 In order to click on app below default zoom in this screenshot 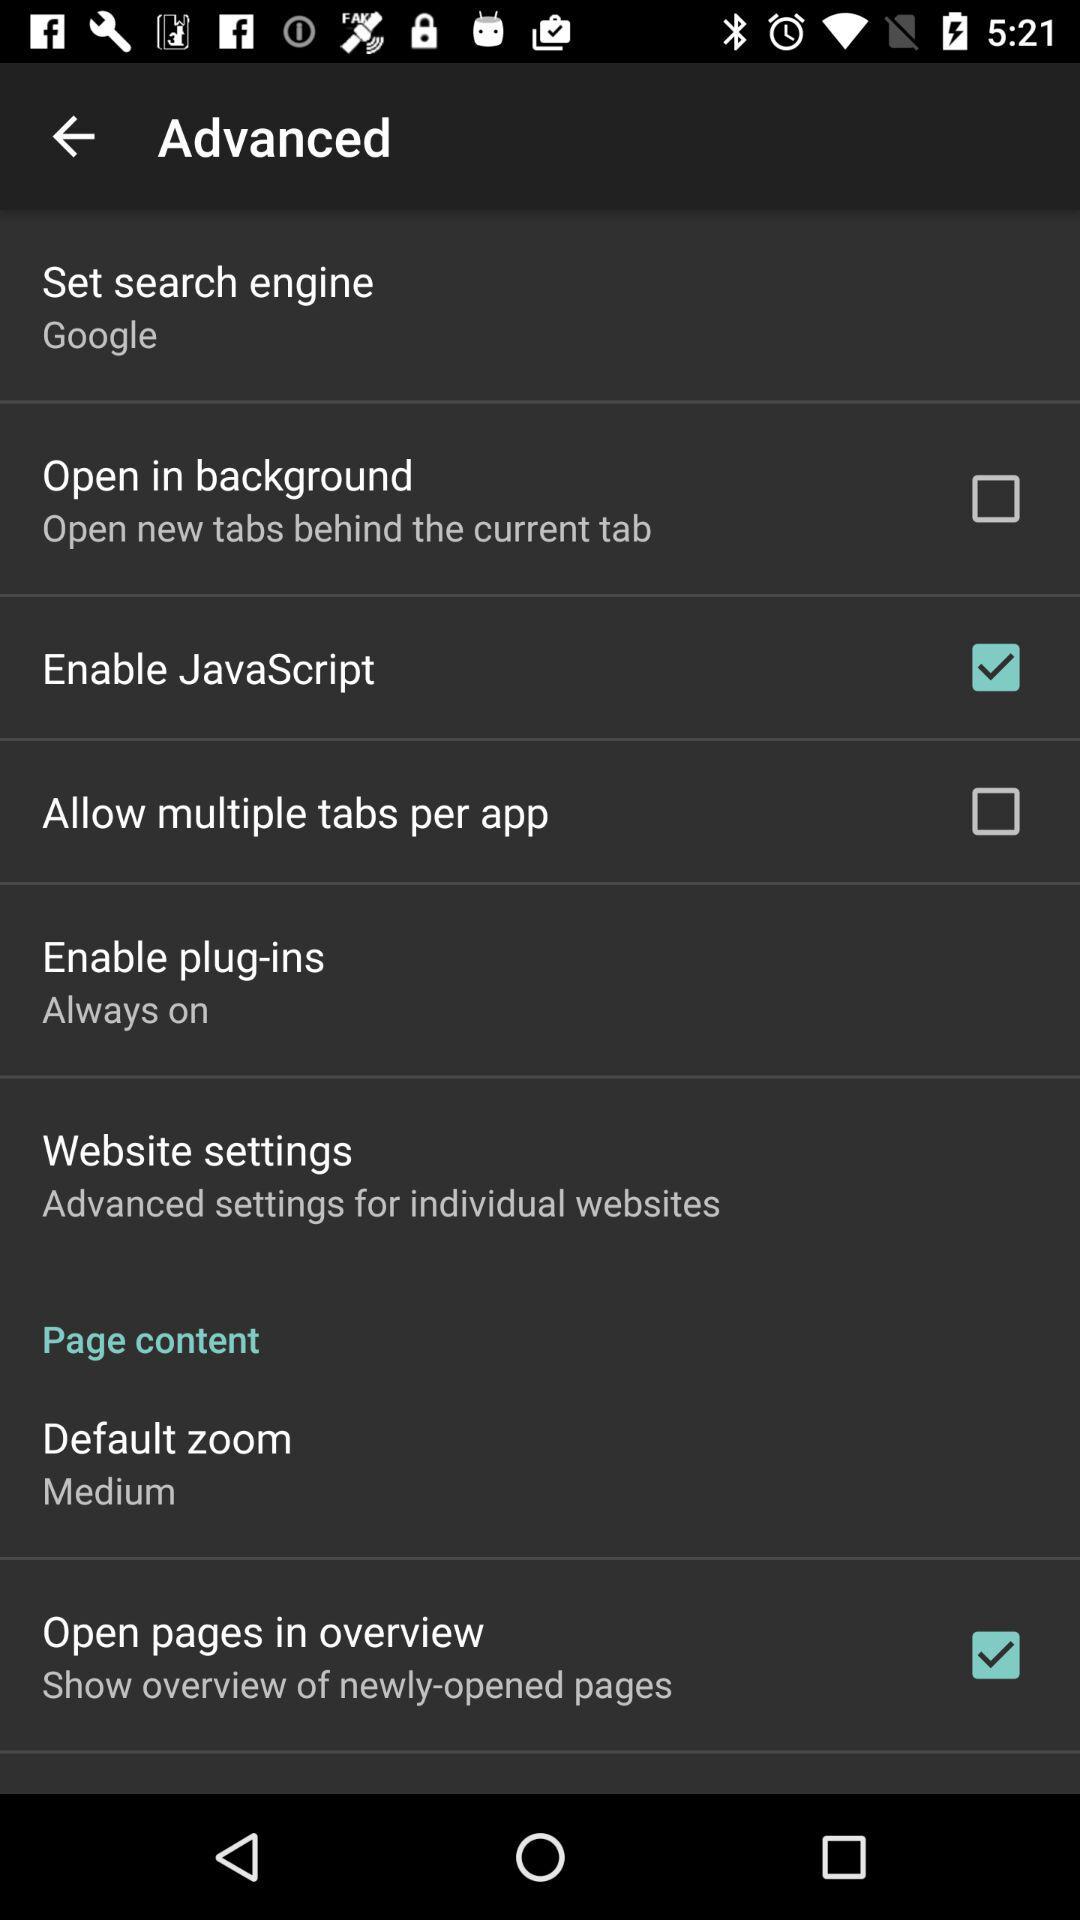, I will do `click(109, 1490)`.